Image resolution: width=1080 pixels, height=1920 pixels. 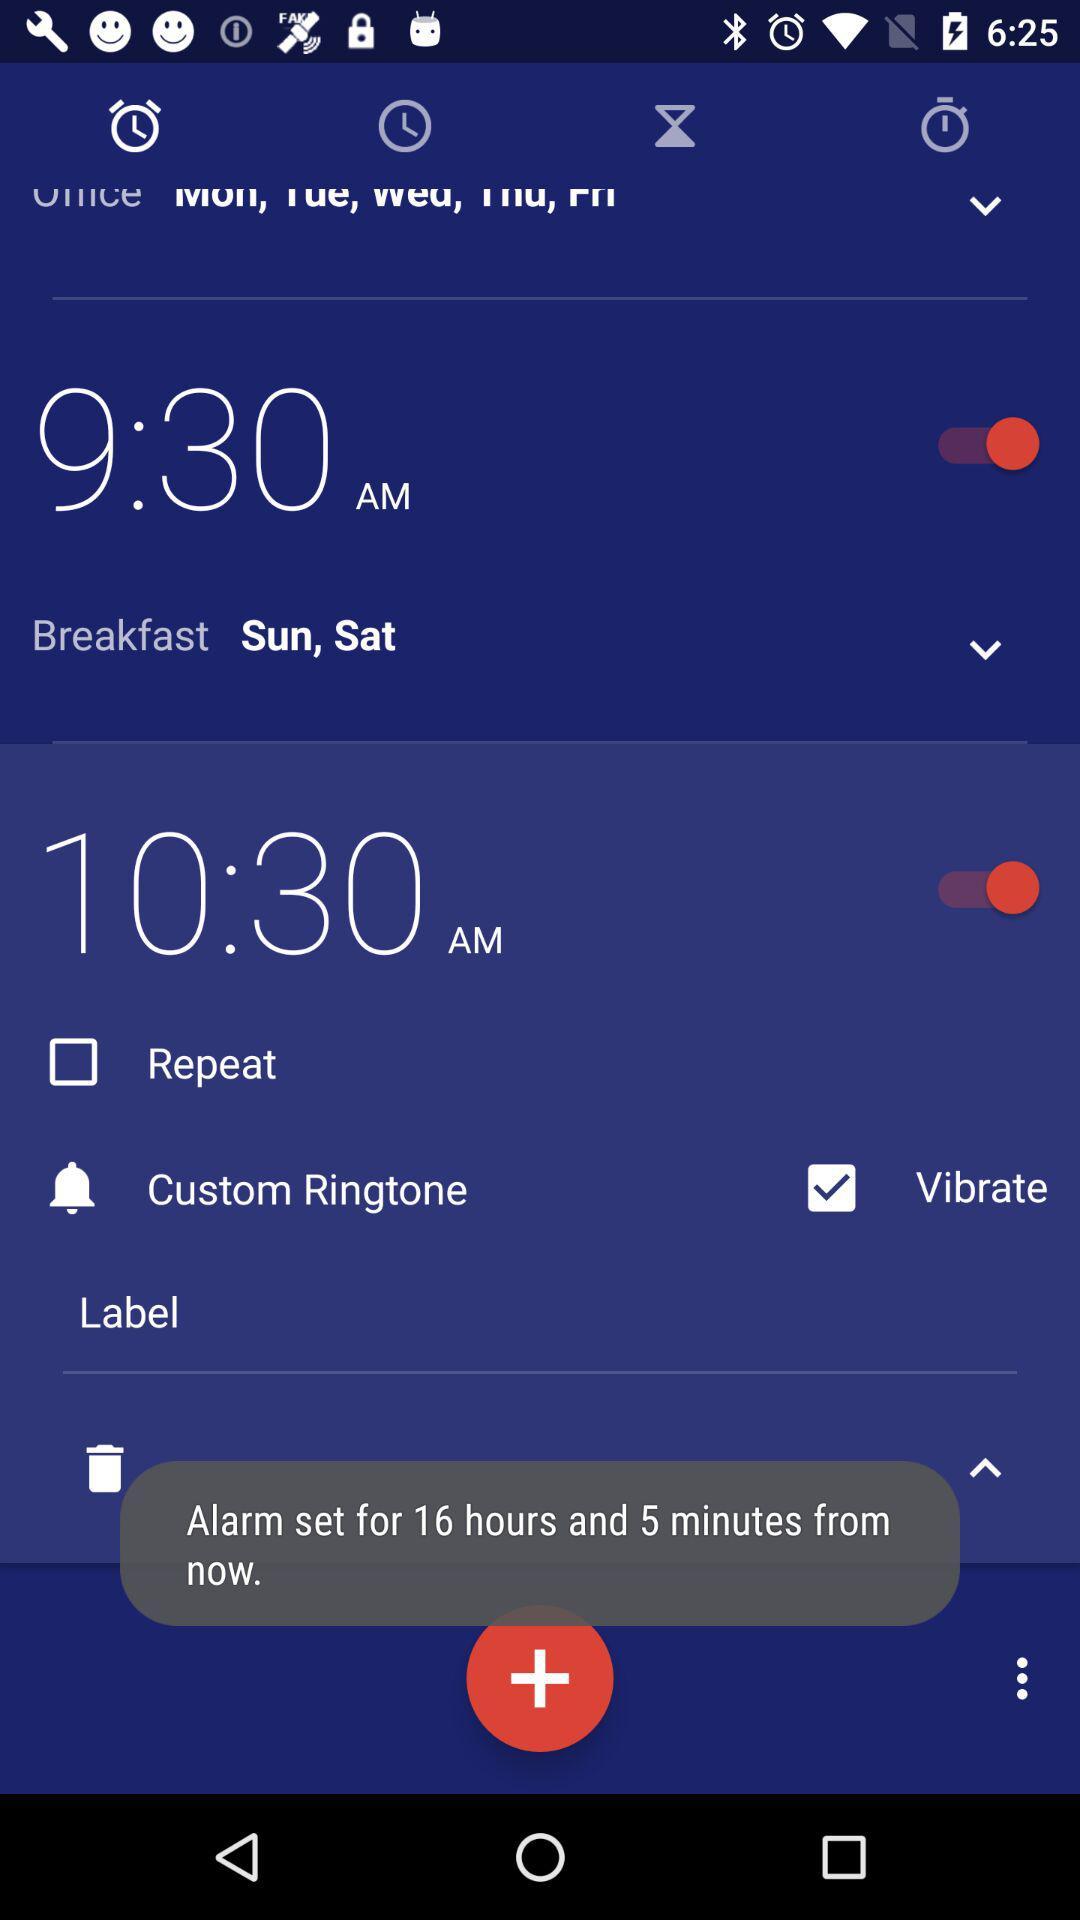 What do you see at coordinates (540, 1678) in the screenshot?
I see `the add icon` at bounding box center [540, 1678].